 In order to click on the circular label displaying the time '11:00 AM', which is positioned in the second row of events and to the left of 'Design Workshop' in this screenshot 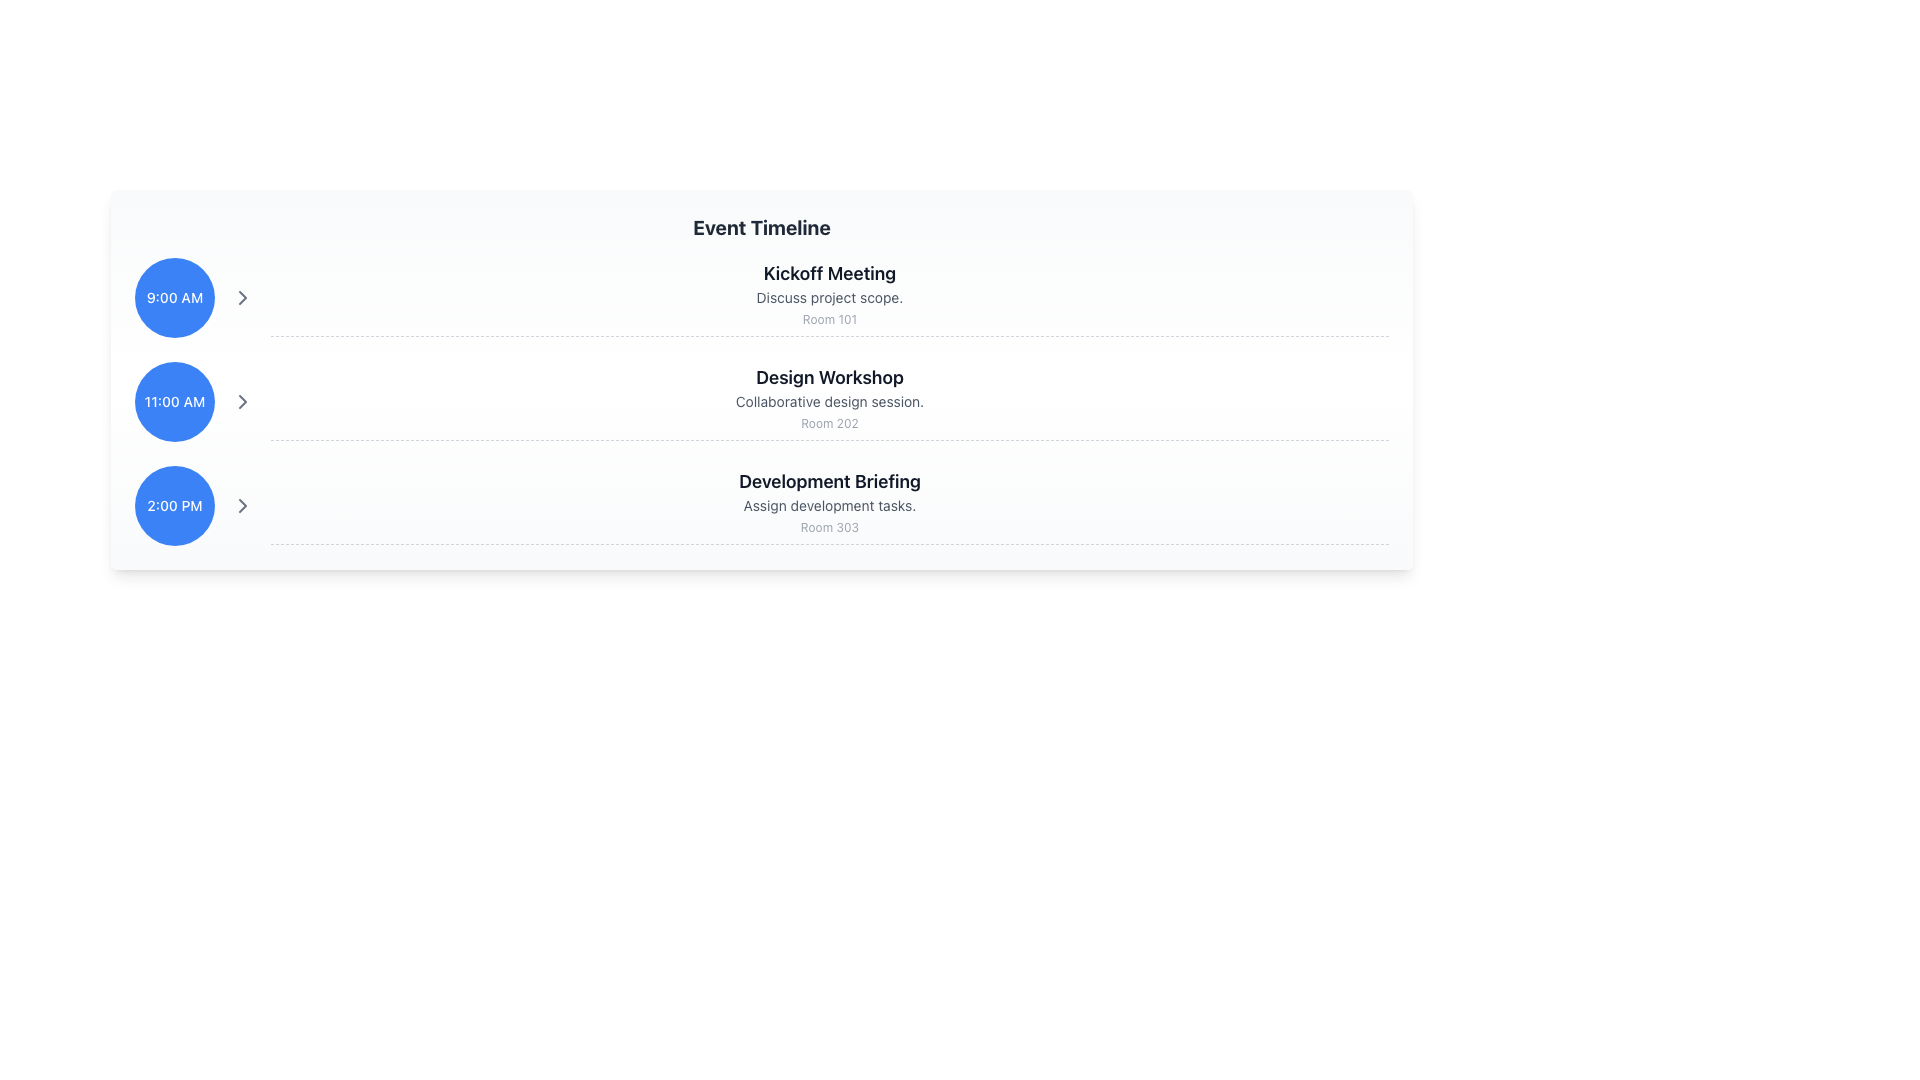, I will do `click(174, 401)`.